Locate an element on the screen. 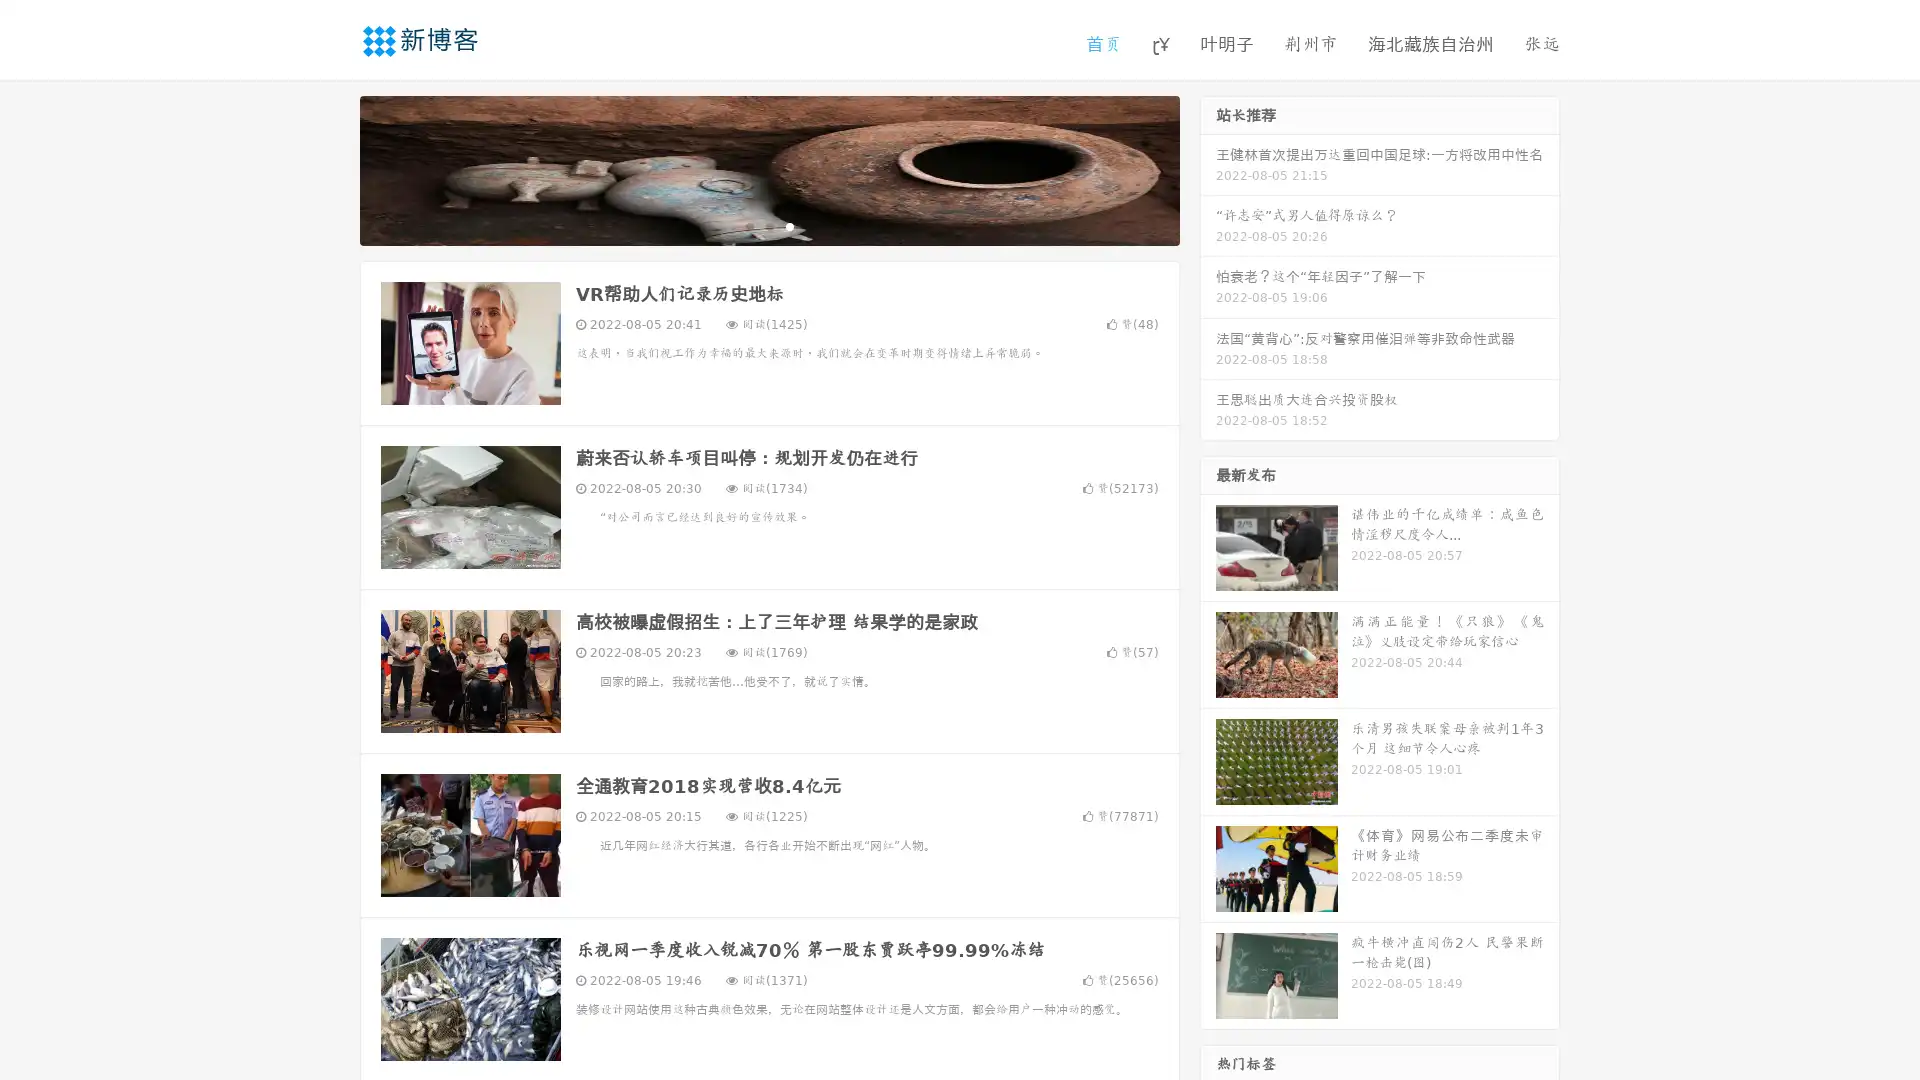 The image size is (1920, 1080). Next slide is located at coordinates (1208, 168).